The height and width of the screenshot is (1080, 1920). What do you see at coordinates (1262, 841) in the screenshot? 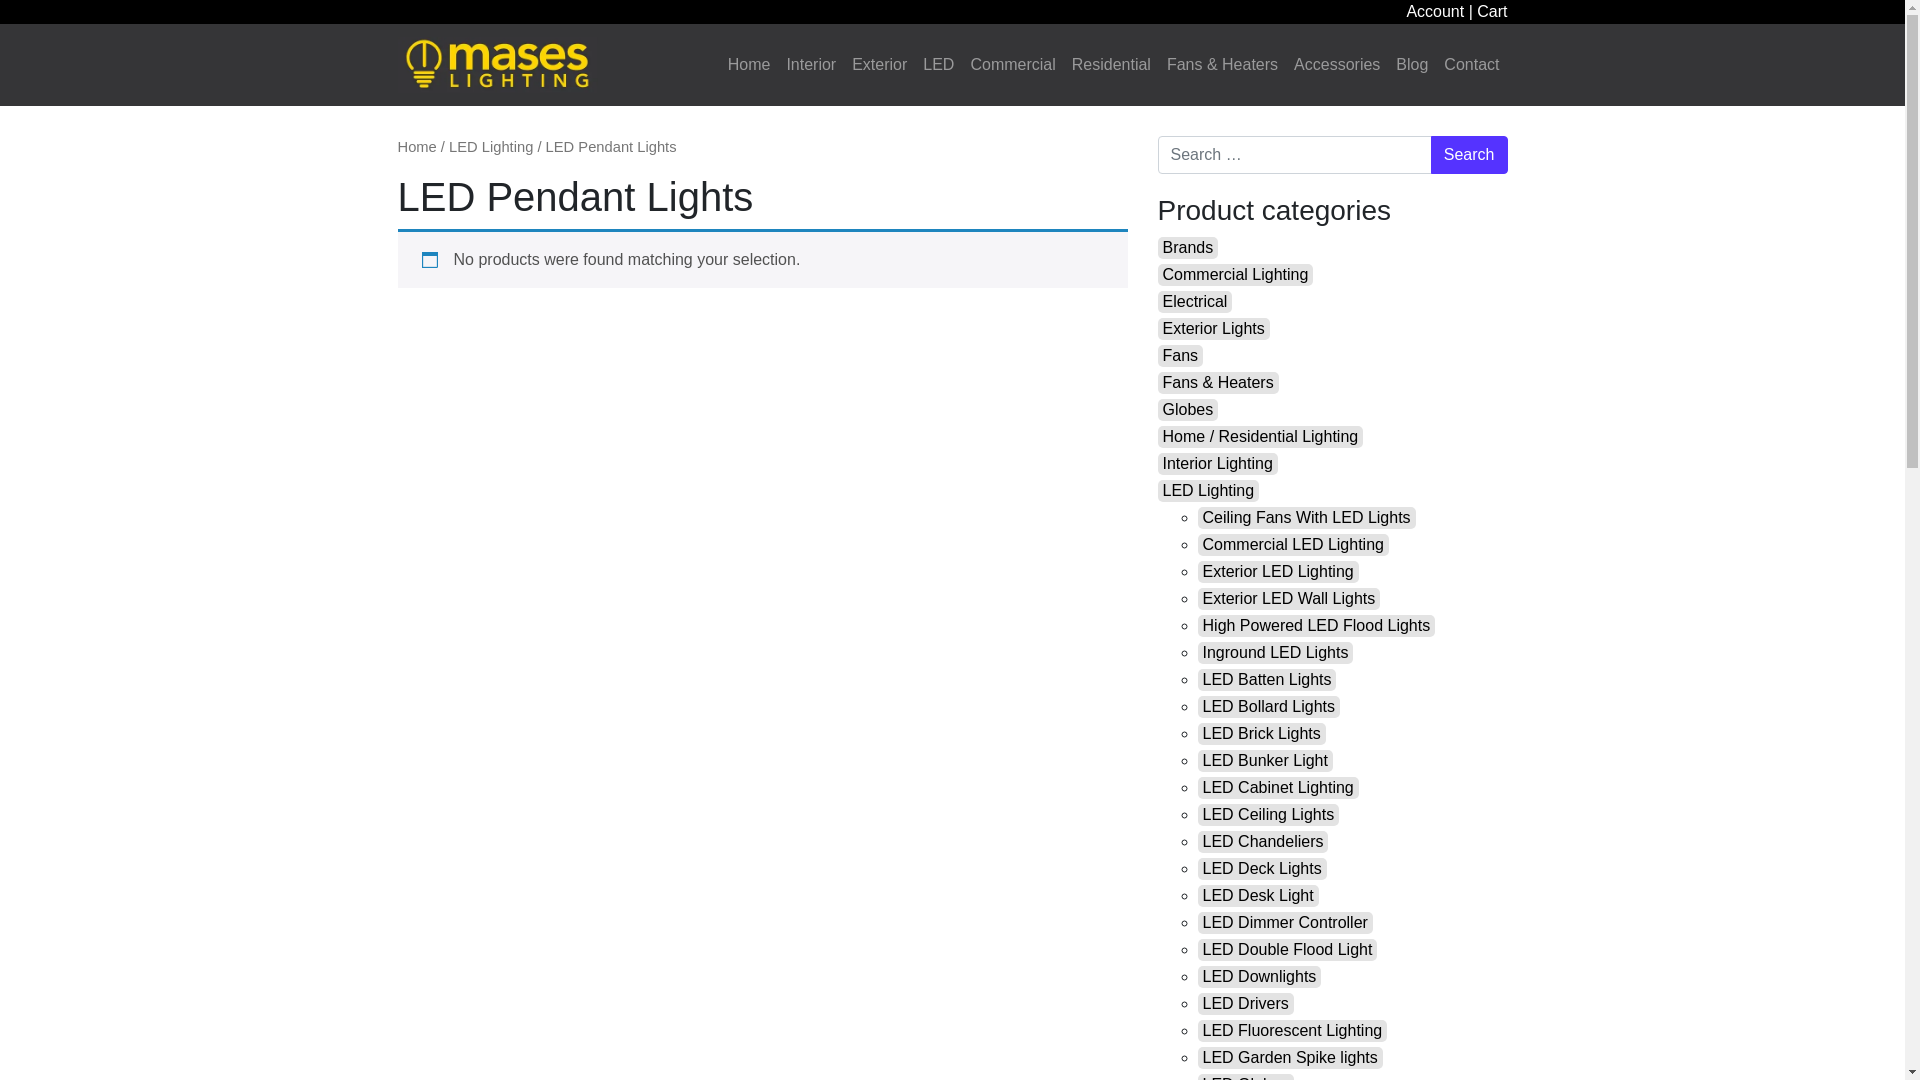
I see `'LED Chandeliers'` at bounding box center [1262, 841].